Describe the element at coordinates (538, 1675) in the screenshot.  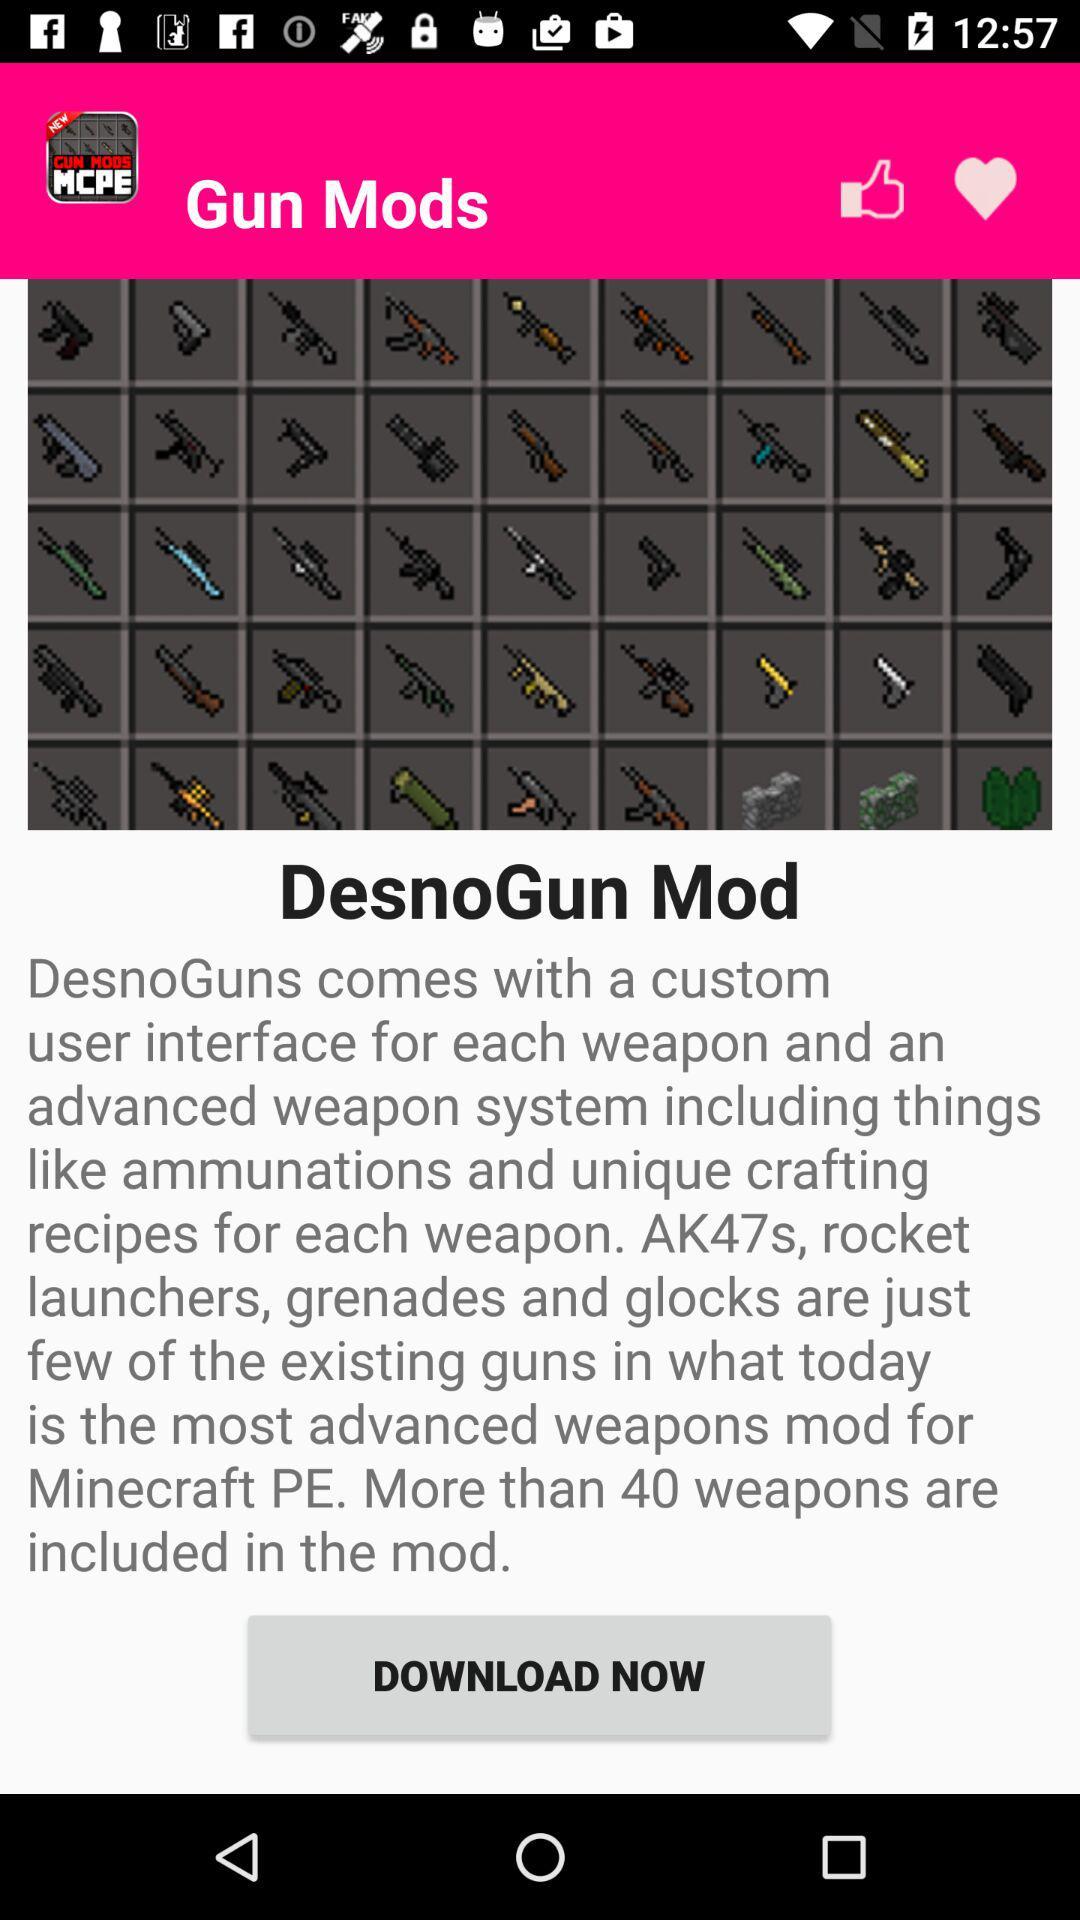
I see `download now` at that location.